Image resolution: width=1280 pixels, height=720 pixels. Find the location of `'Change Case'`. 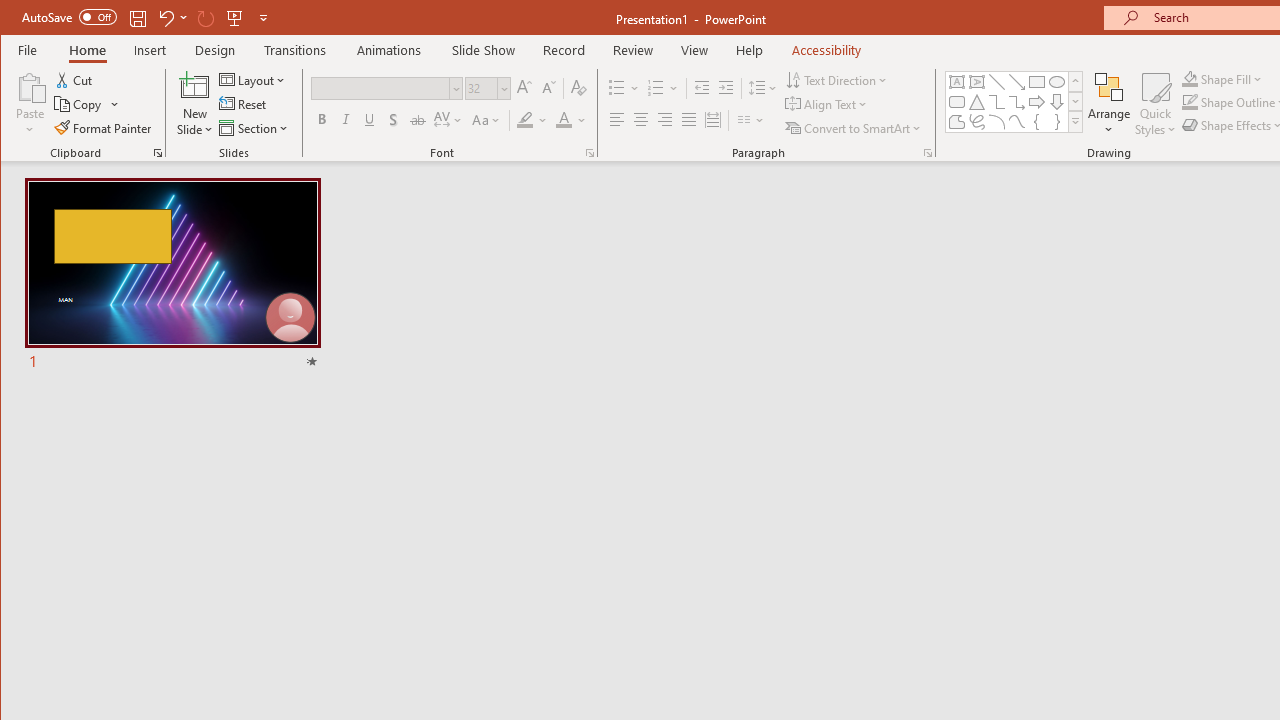

'Change Case' is located at coordinates (487, 120).